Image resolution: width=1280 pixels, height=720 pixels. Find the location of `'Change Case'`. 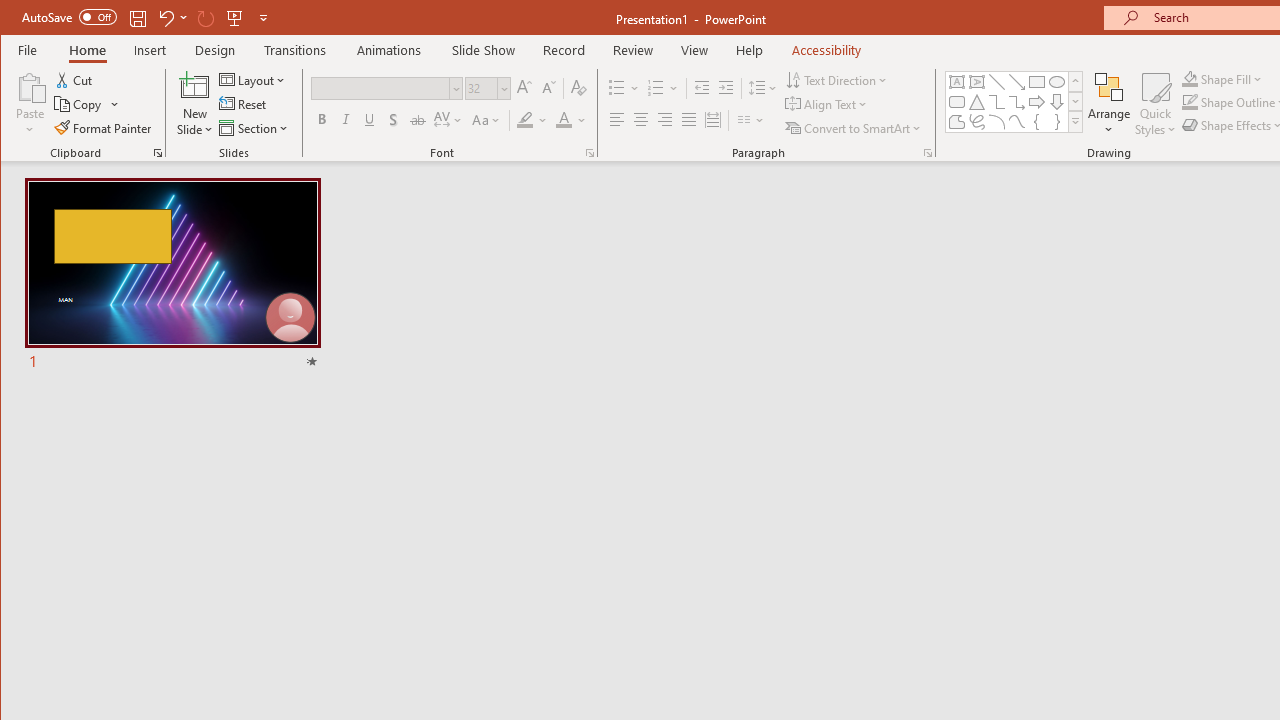

'Change Case' is located at coordinates (487, 120).